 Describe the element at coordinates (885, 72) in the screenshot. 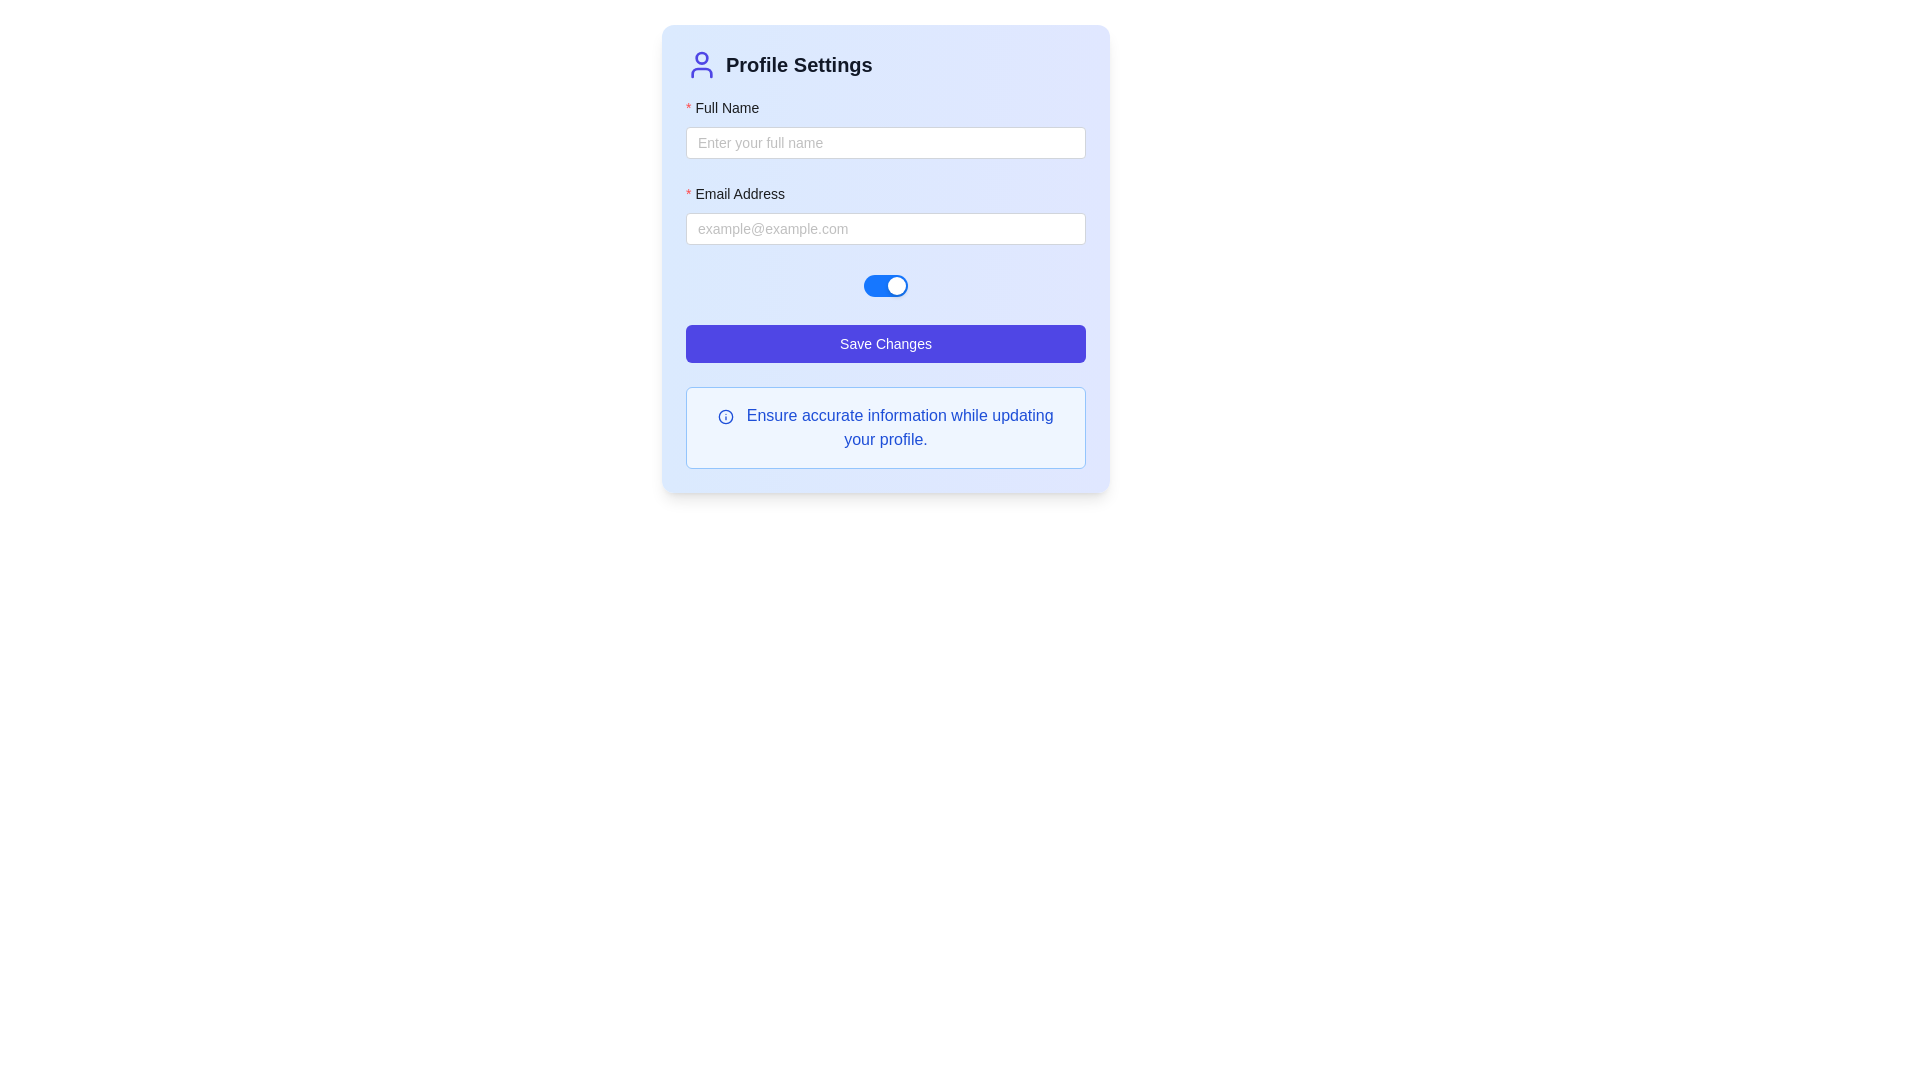

I see `visually on the header text element that reads 'Profile Settings' with a user profile icon to its left, located at the top-left of the card interface` at that location.